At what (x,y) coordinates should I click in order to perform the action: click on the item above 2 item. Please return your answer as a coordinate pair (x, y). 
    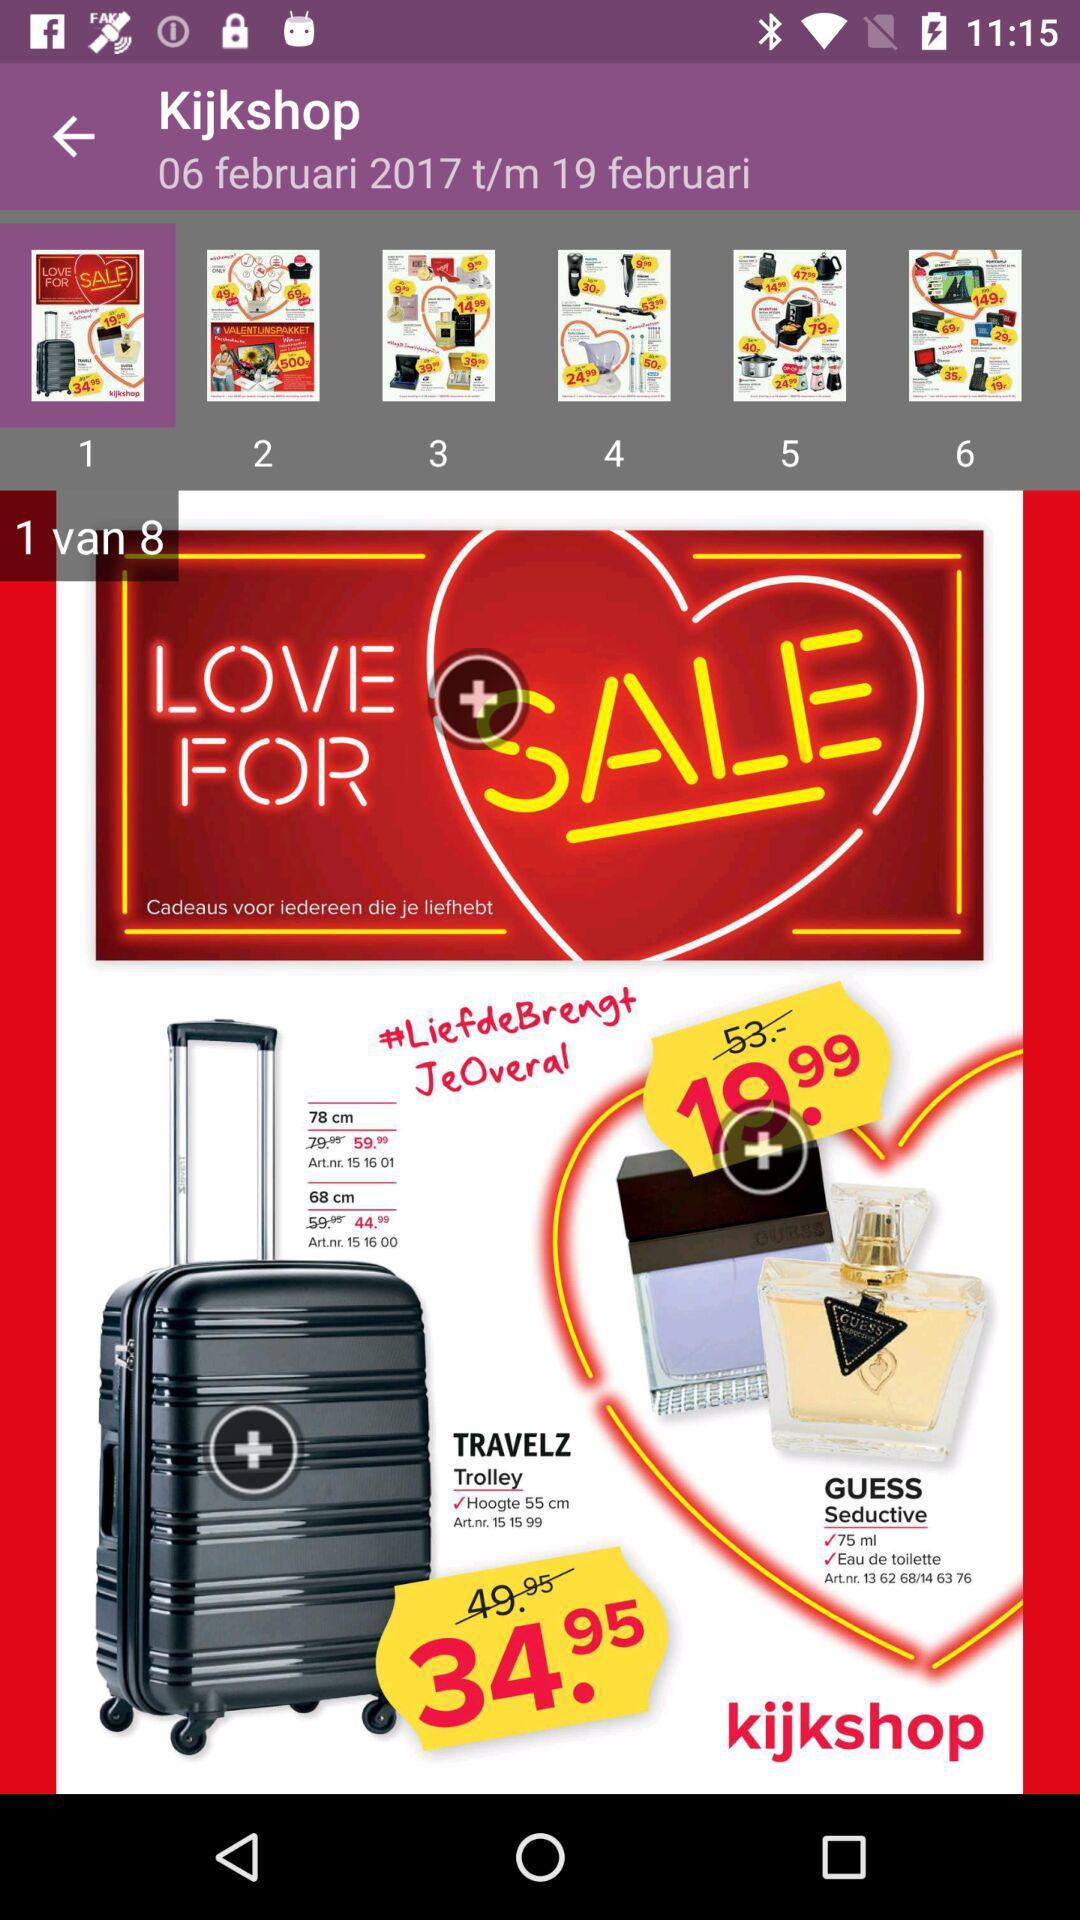
    Looking at the image, I should click on (262, 325).